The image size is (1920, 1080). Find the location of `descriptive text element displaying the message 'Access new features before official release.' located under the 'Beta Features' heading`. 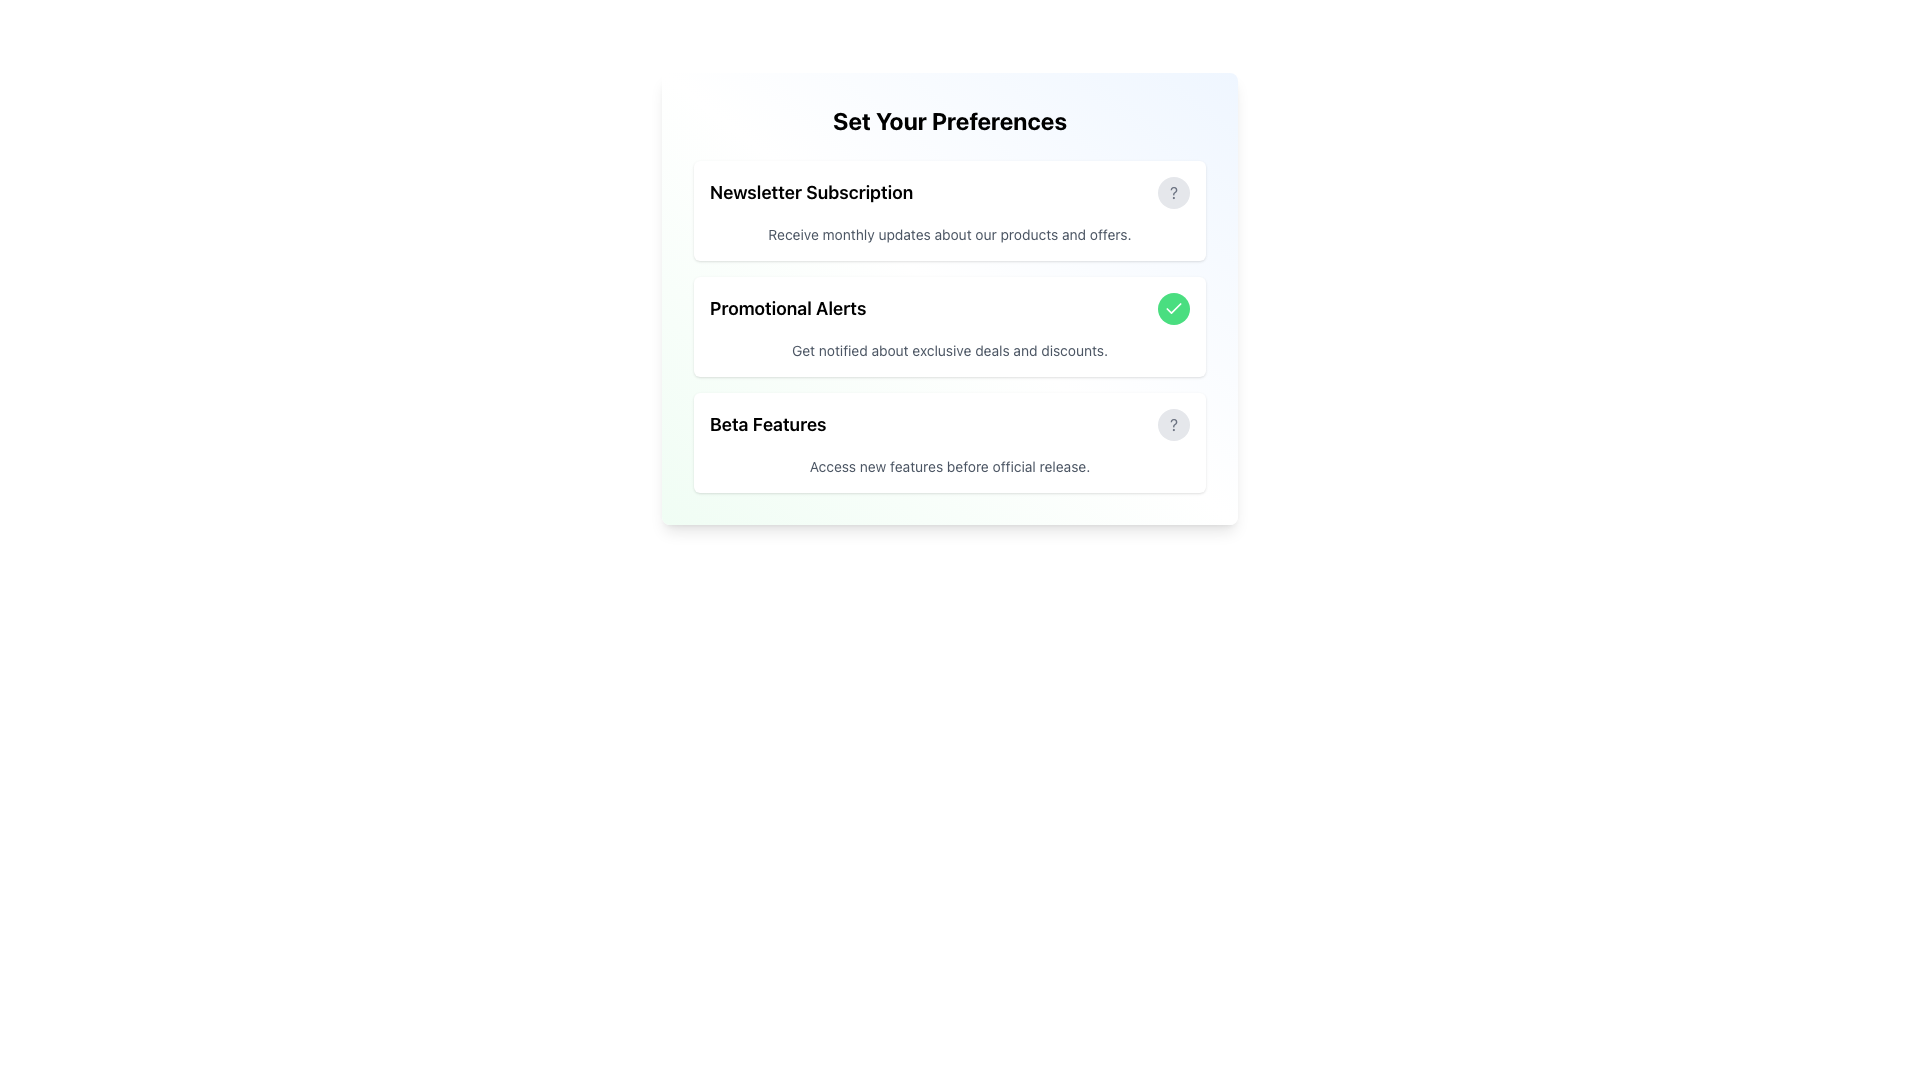

descriptive text element displaying the message 'Access new features before official release.' located under the 'Beta Features' heading is located at coordinates (949, 466).